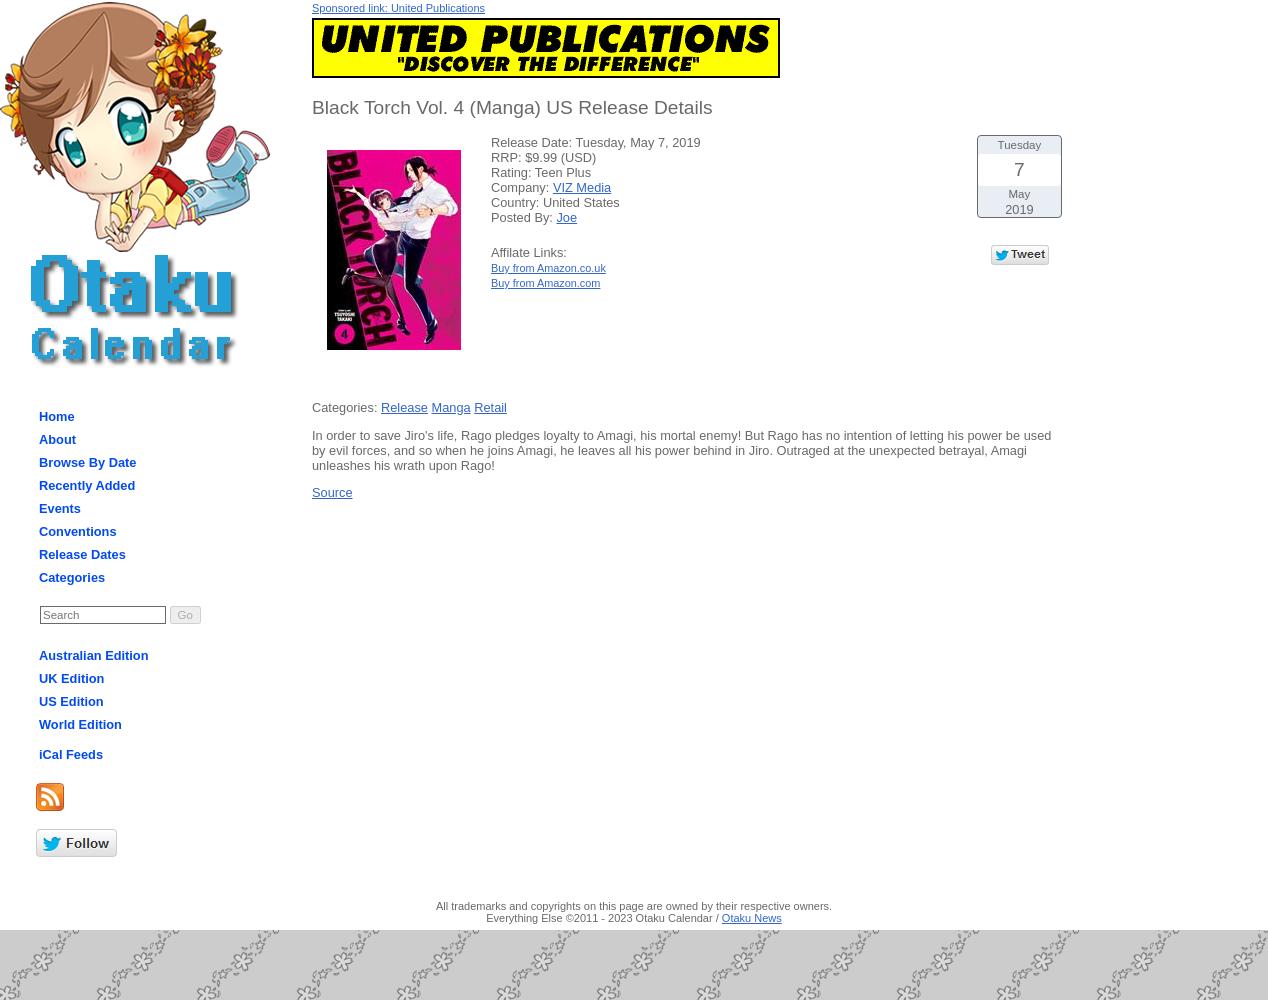  What do you see at coordinates (485, 918) in the screenshot?
I see `'Everything Else ©2011 - 2023 Otaku Calendar /'` at bounding box center [485, 918].